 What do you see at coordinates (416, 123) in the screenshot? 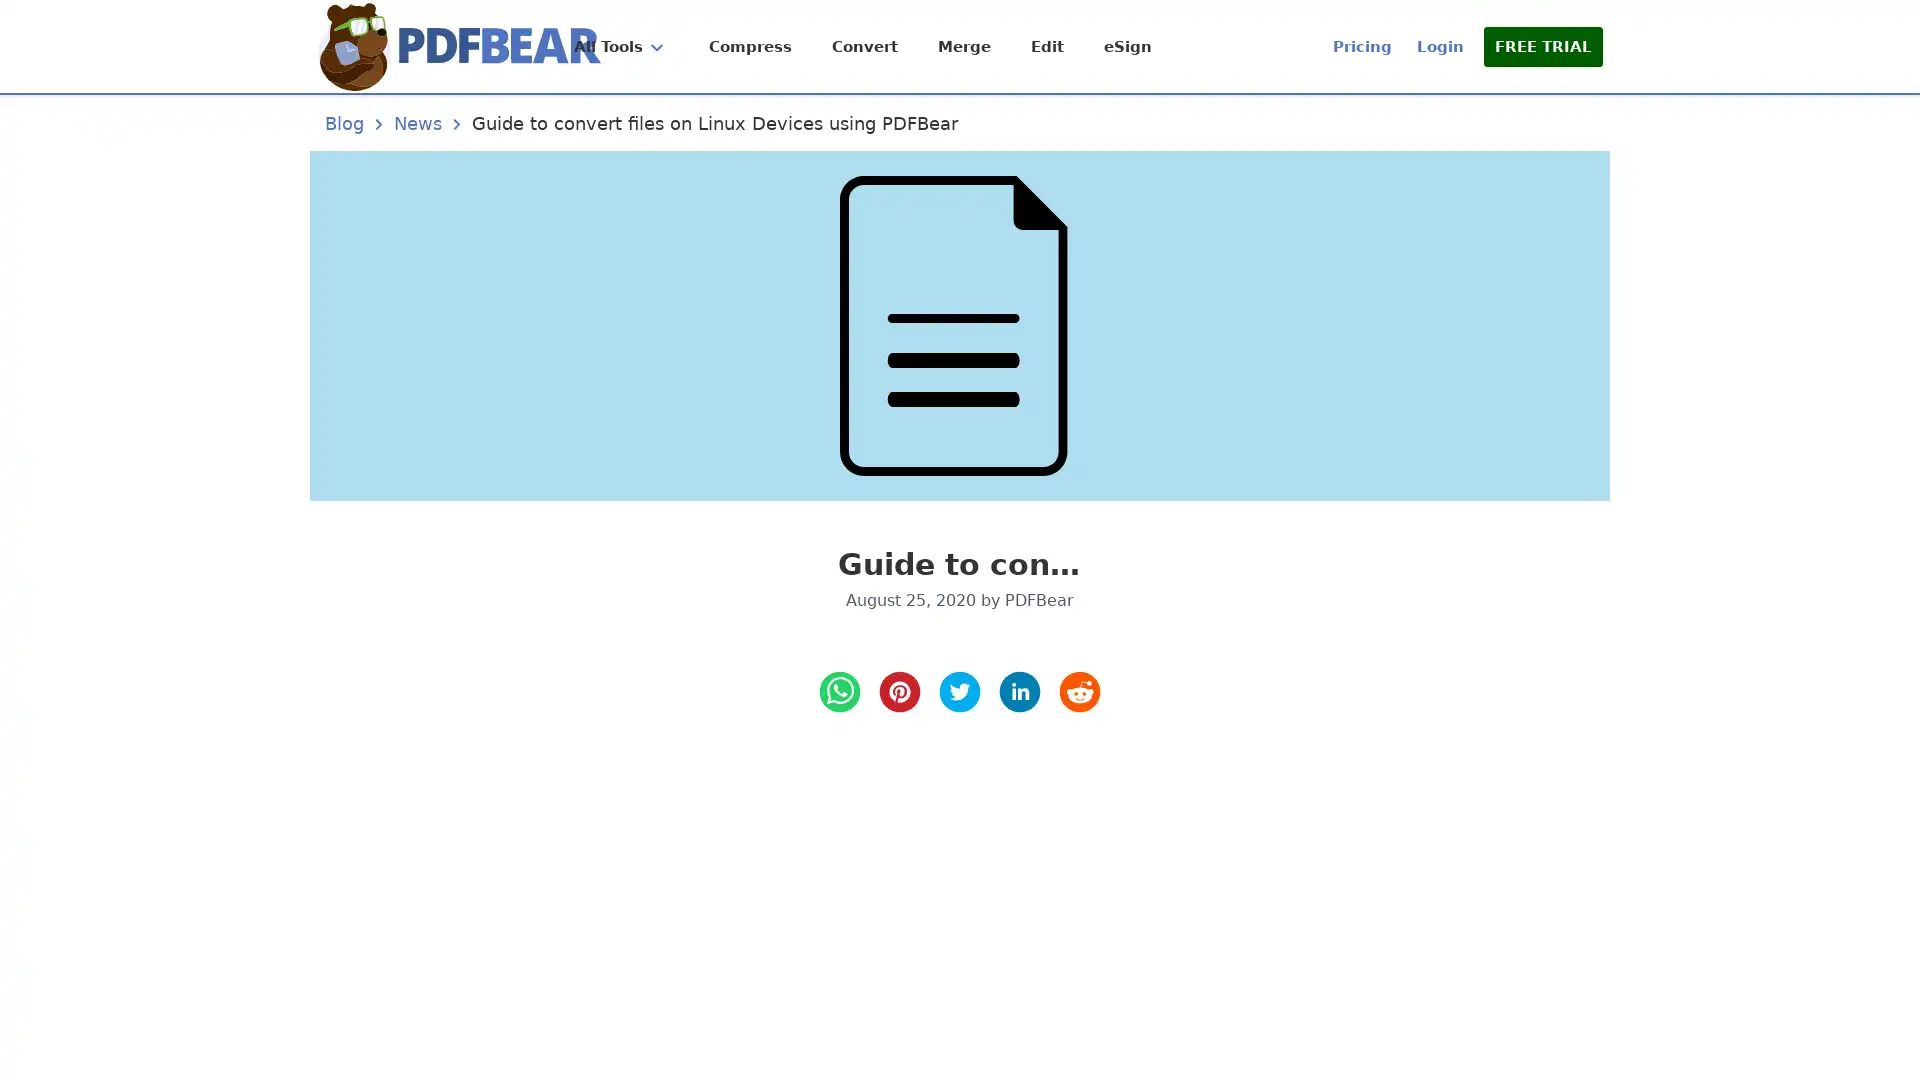
I see `News` at bounding box center [416, 123].